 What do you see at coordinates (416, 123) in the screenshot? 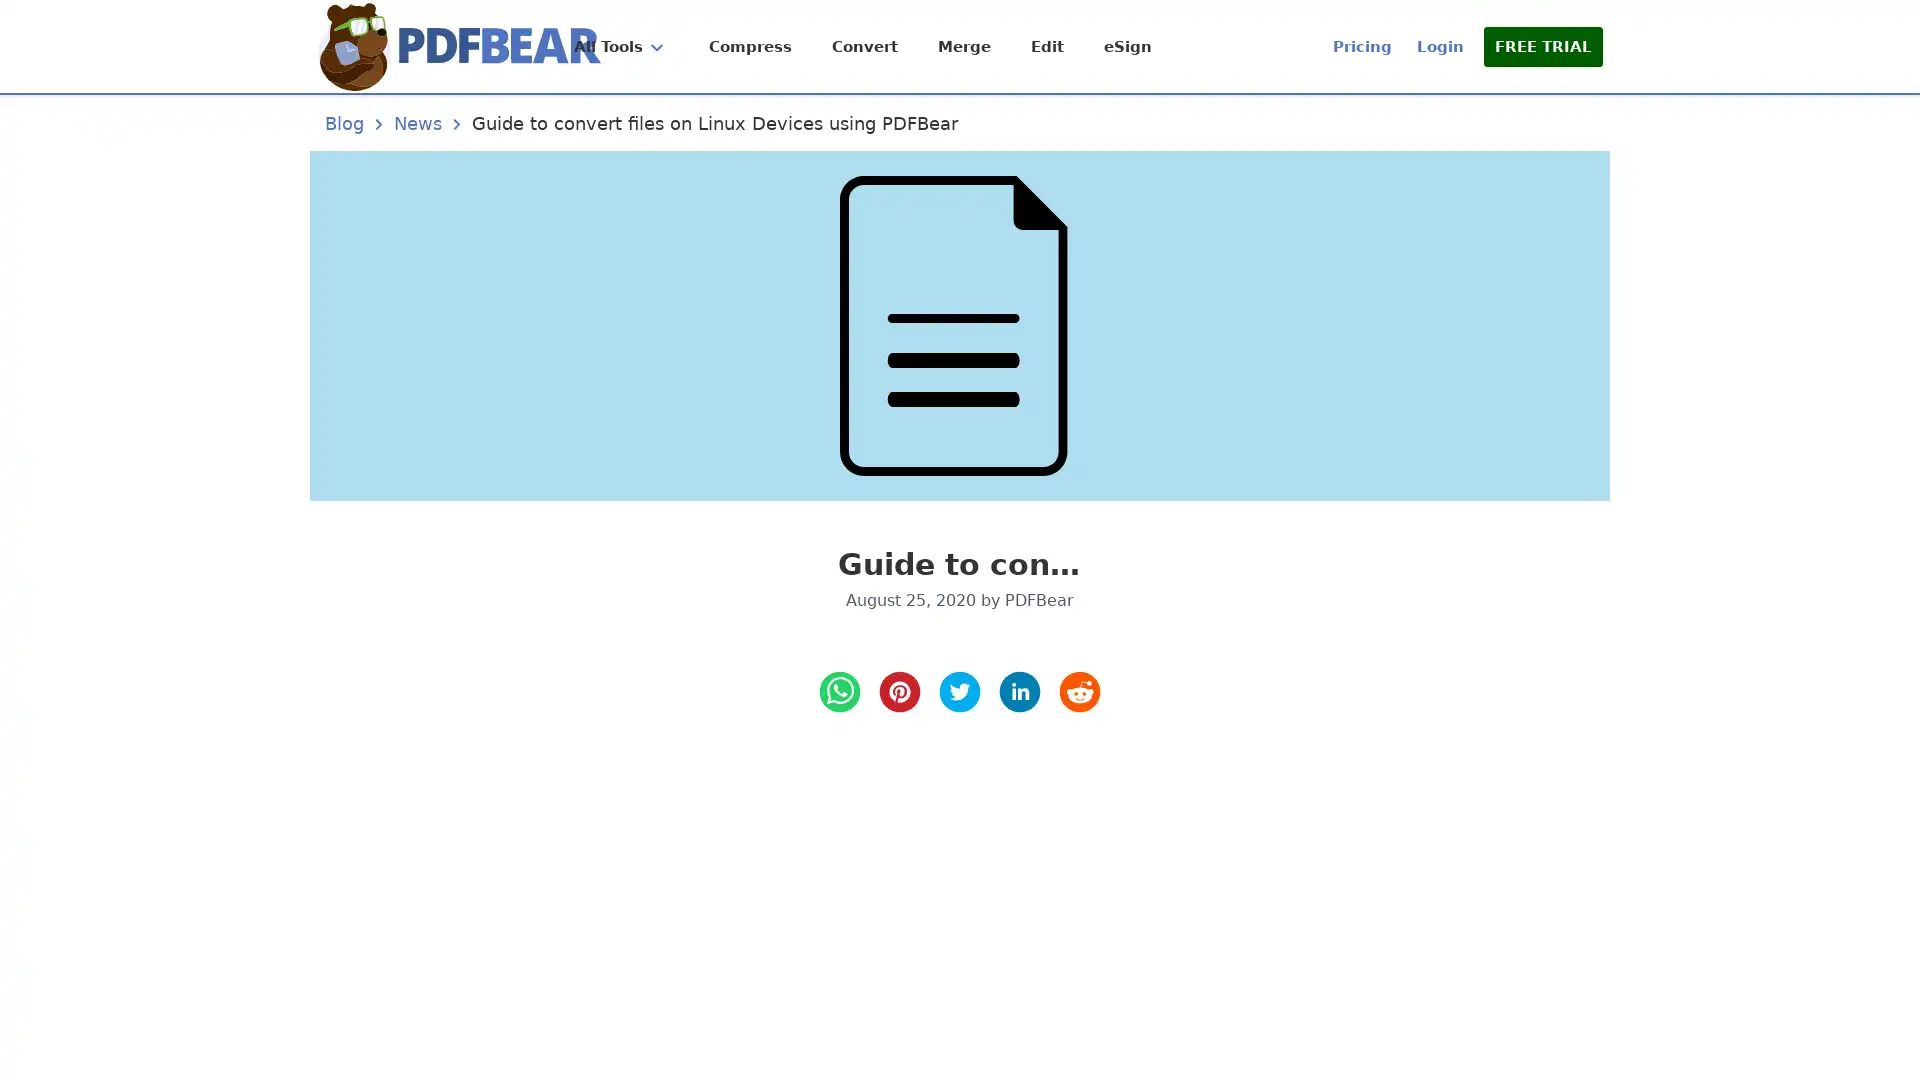
I see `News` at bounding box center [416, 123].